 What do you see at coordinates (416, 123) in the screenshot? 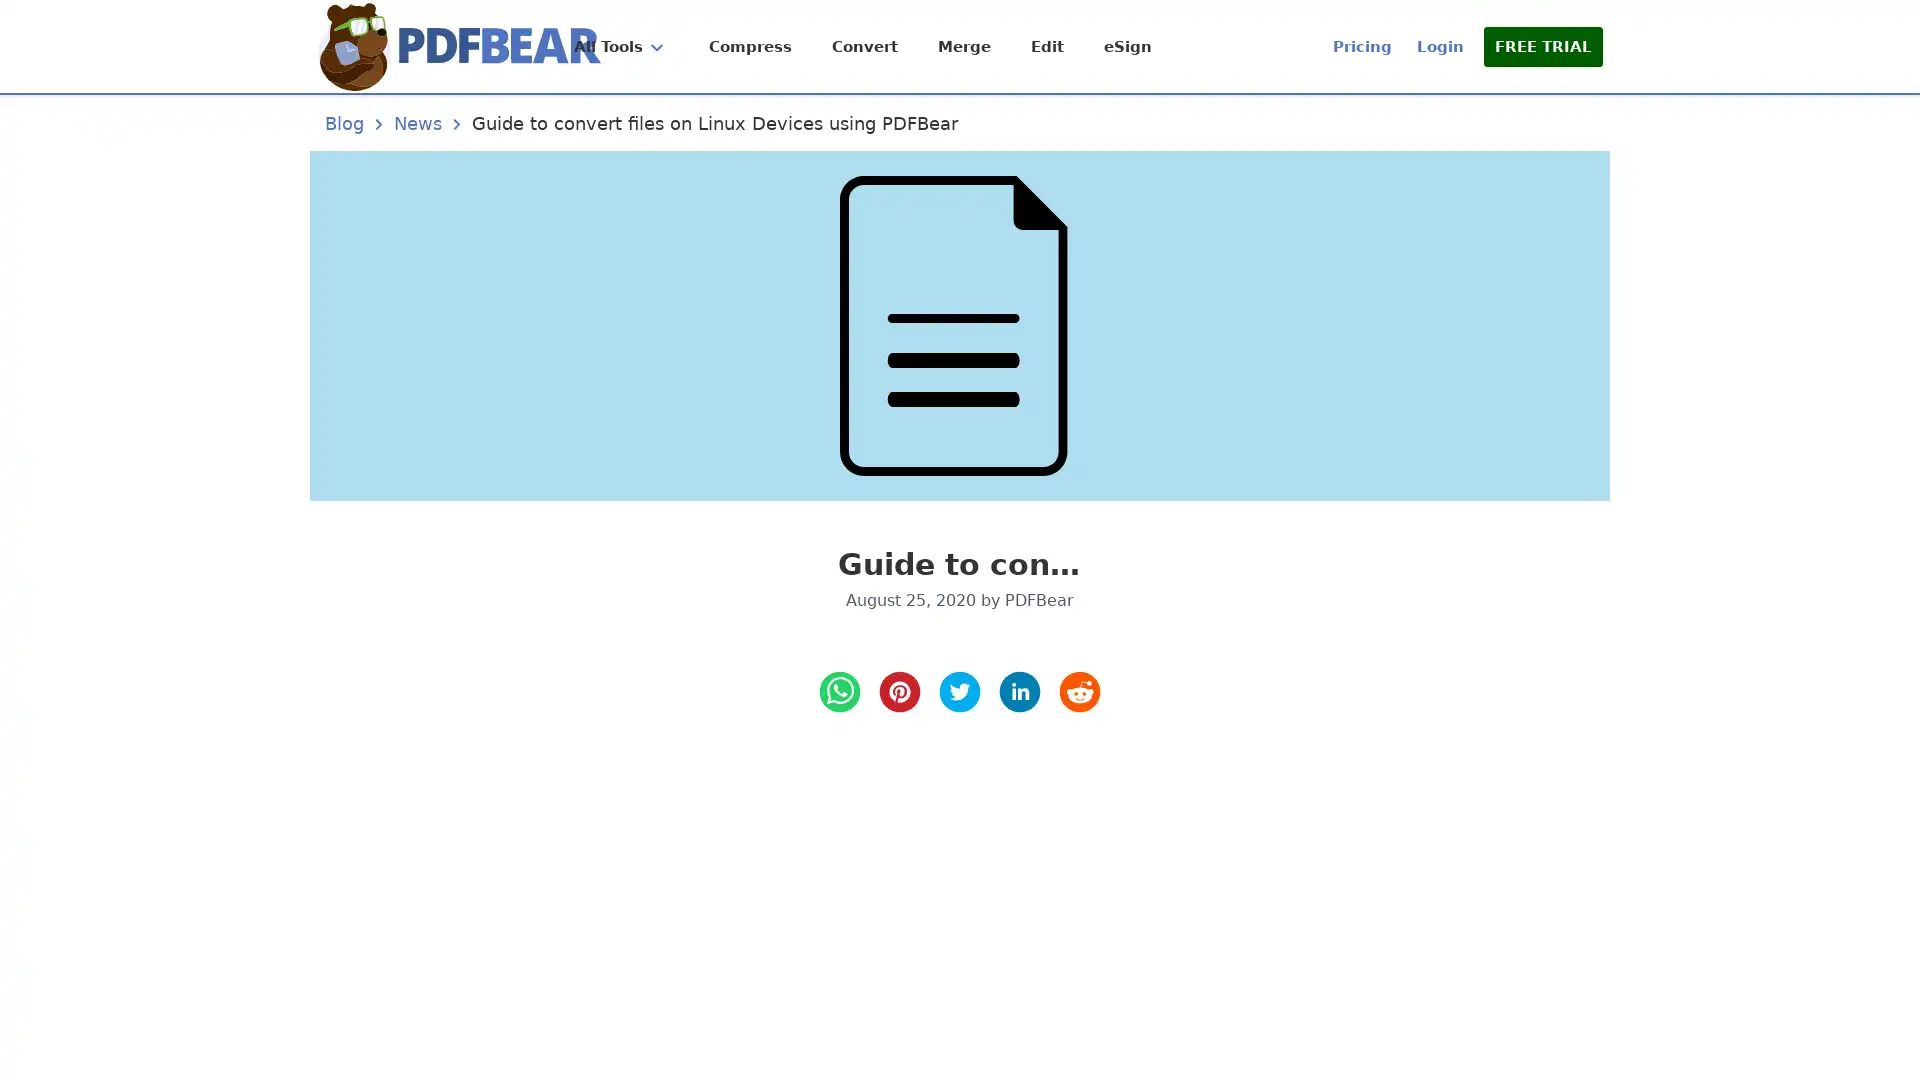
I see `News` at bounding box center [416, 123].